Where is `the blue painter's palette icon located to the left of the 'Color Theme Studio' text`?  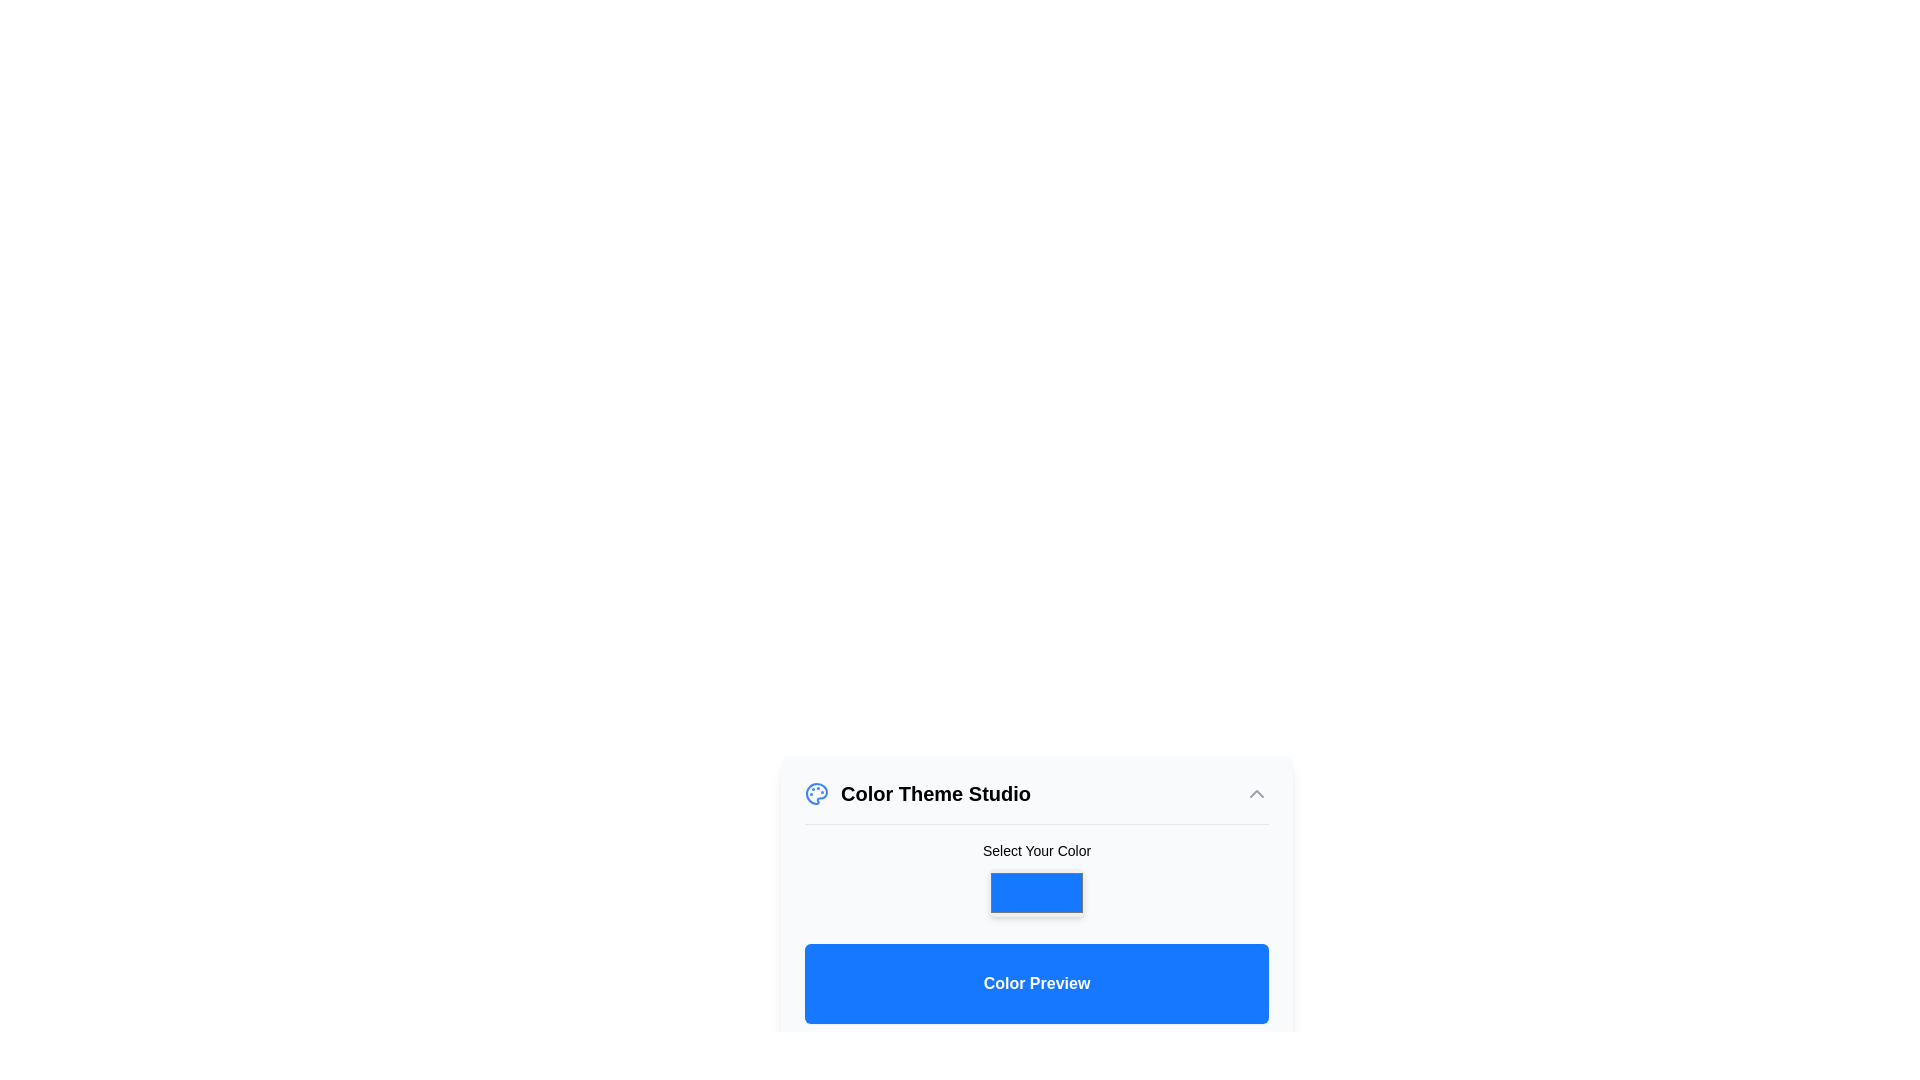
the blue painter's palette icon located to the left of the 'Color Theme Studio' text is located at coordinates (816, 793).